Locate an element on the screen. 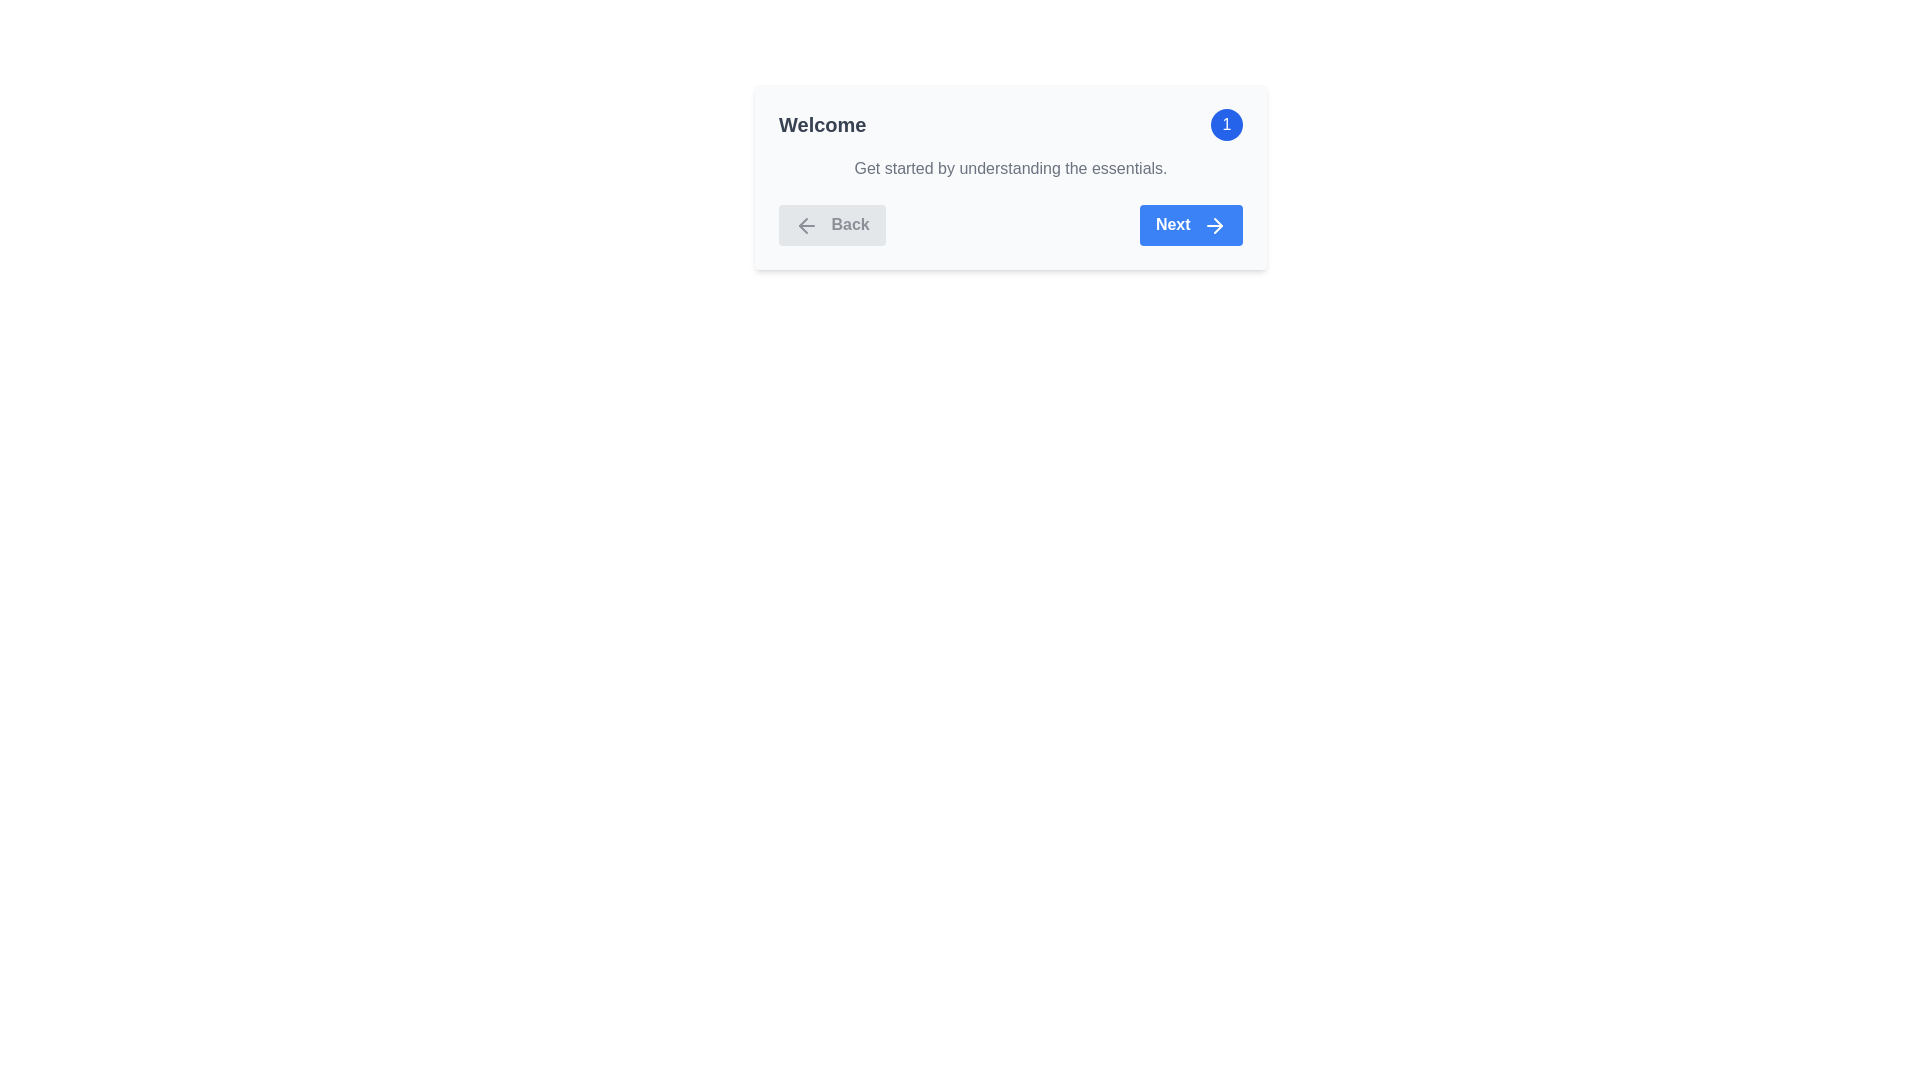  the informative text label that provides user guidance, located below the 'Welcome' heading and above the 'Back' and 'Next' navigation buttons is located at coordinates (1011, 168).